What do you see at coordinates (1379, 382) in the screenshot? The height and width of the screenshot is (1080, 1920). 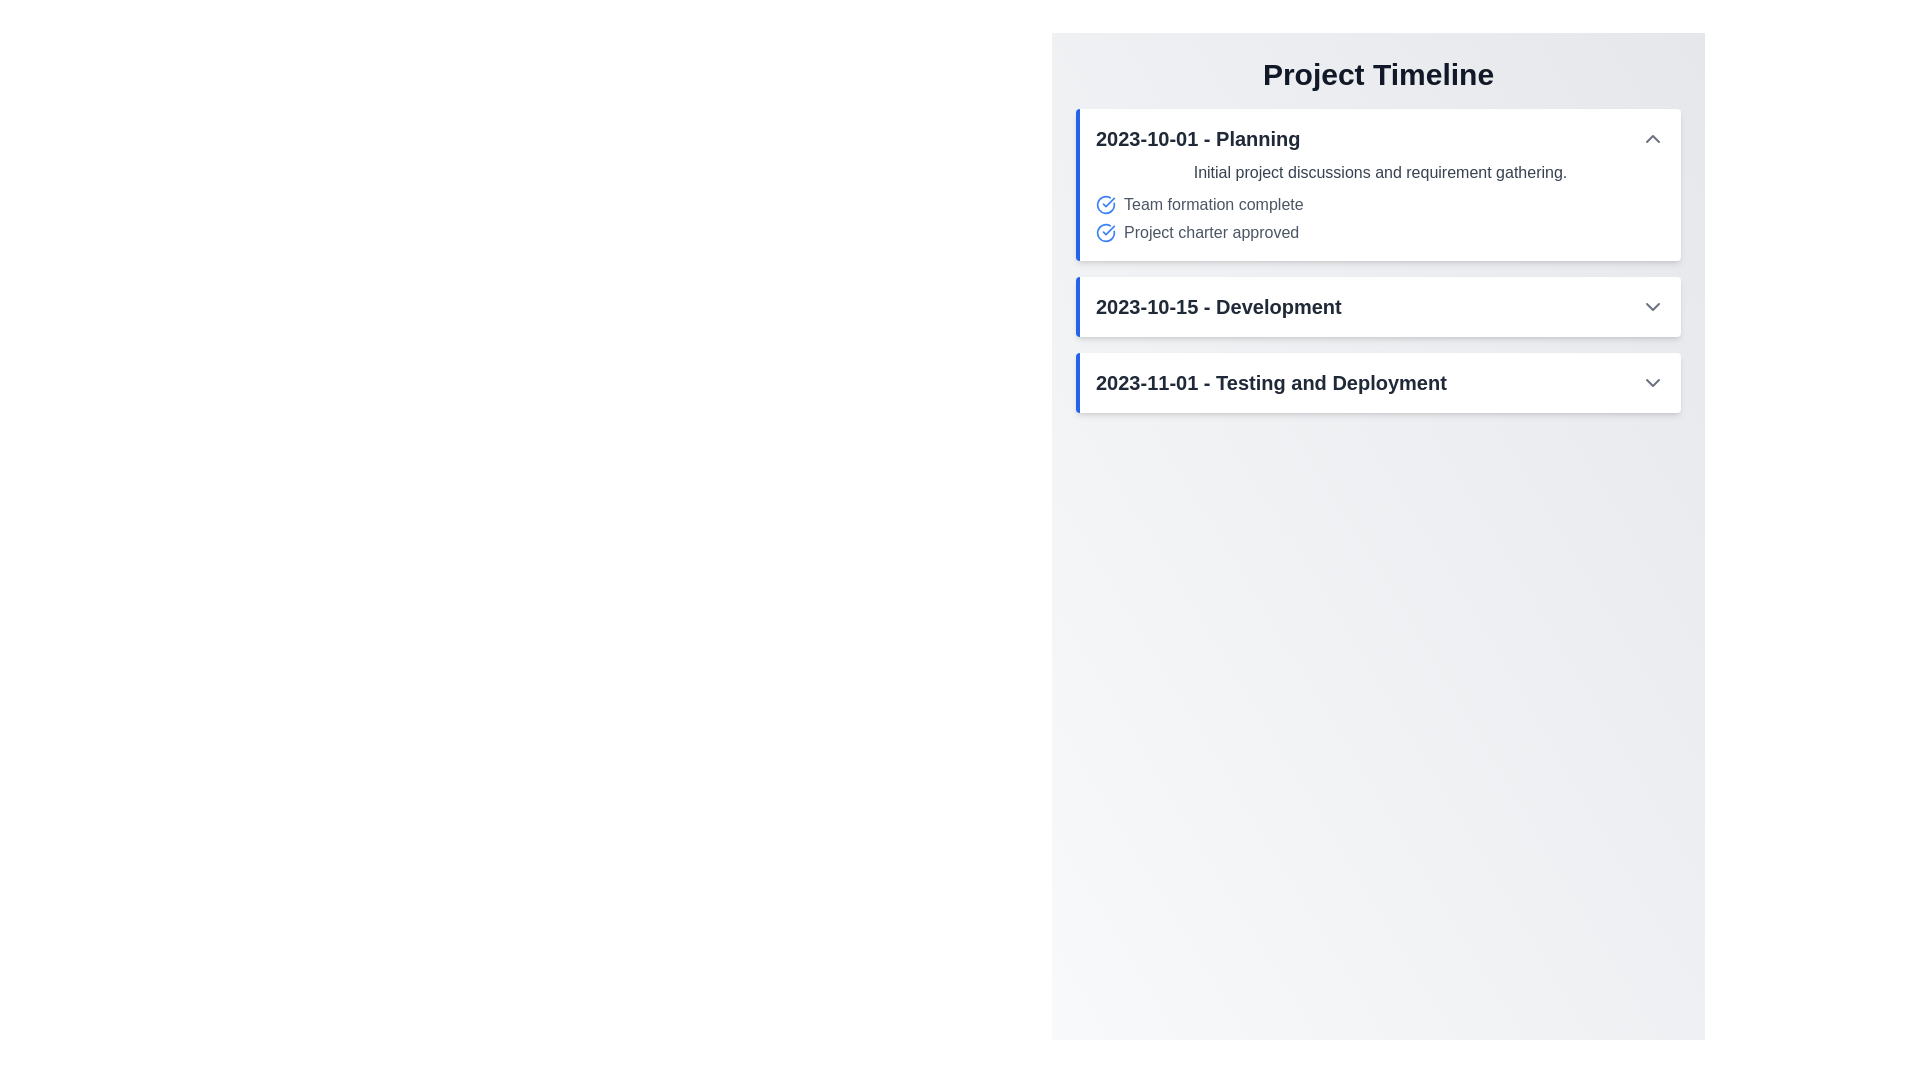 I see `the 'Testing and Deployment' text label, which indicates a specific date and milestone in the project timeline, located in the third card of the vertically stacked list` at bounding box center [1379, 382].